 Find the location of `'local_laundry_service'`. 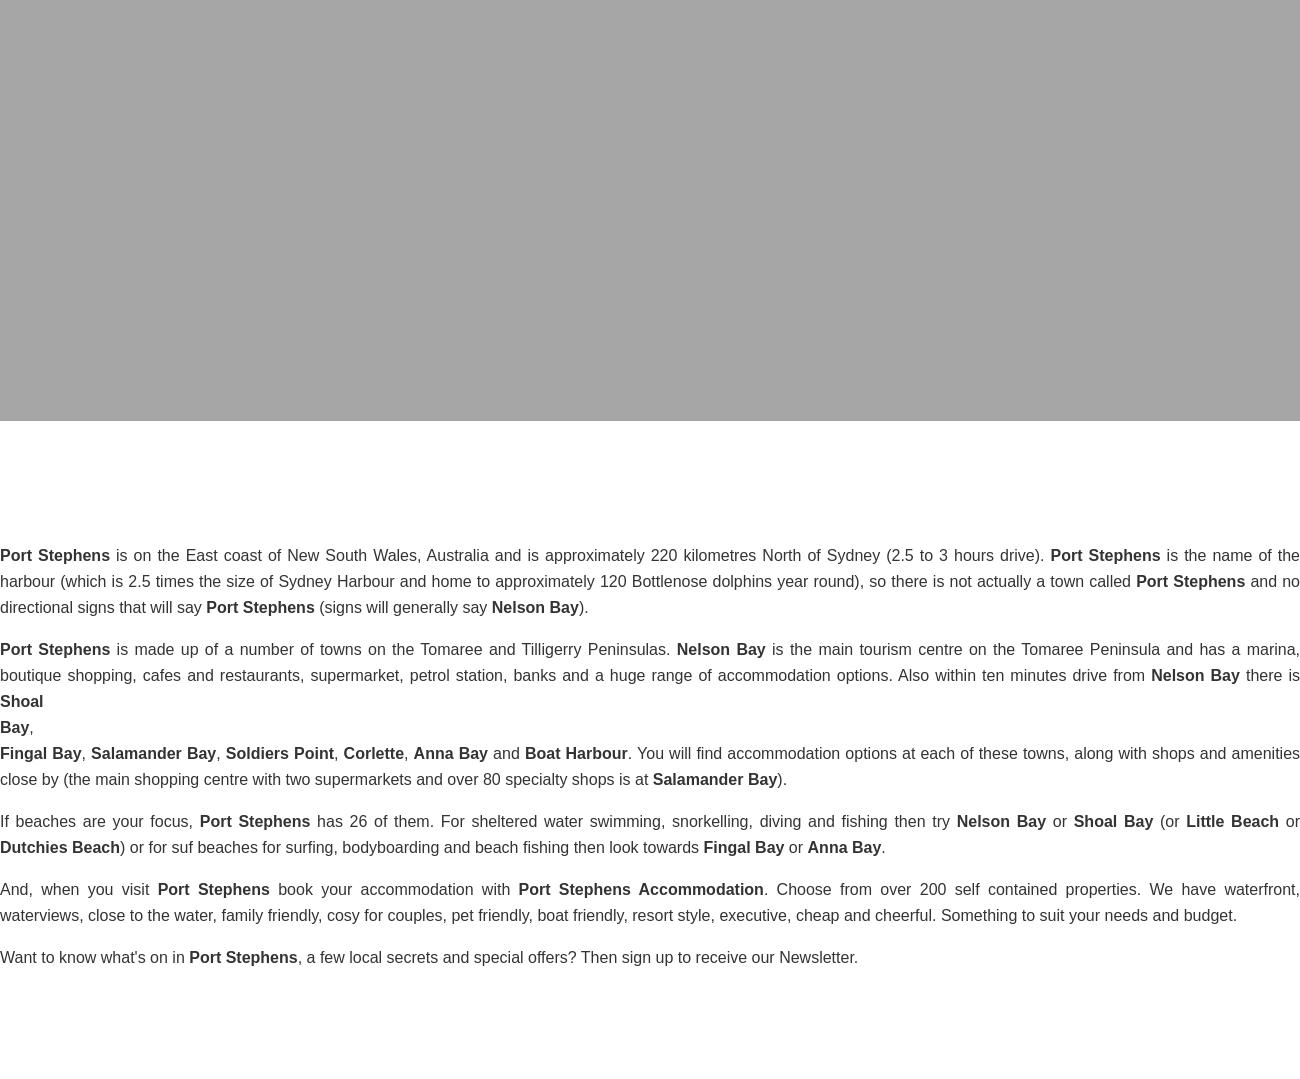

'local_laundry_service' is located at coordinates (649, 390).